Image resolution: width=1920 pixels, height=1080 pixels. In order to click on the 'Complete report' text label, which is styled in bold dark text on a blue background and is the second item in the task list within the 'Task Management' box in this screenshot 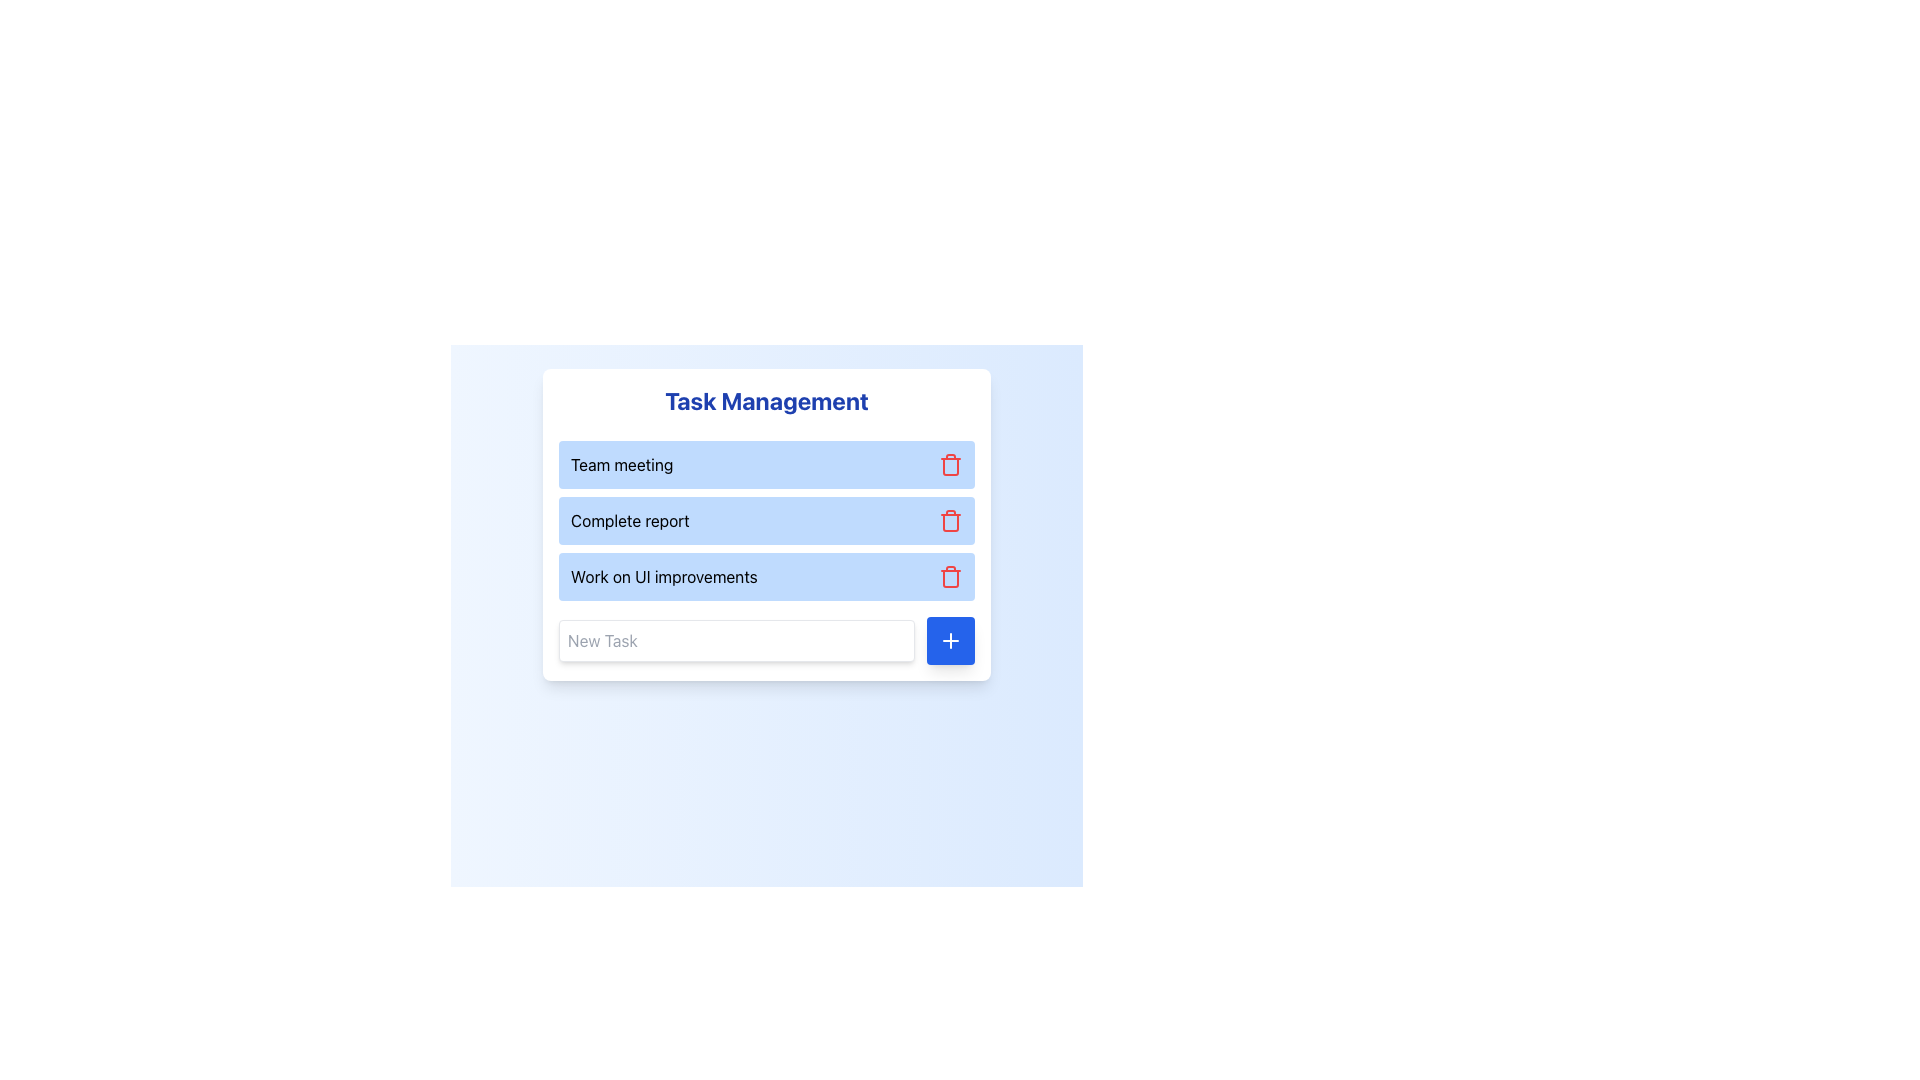, I will do `click(629, 519)`.